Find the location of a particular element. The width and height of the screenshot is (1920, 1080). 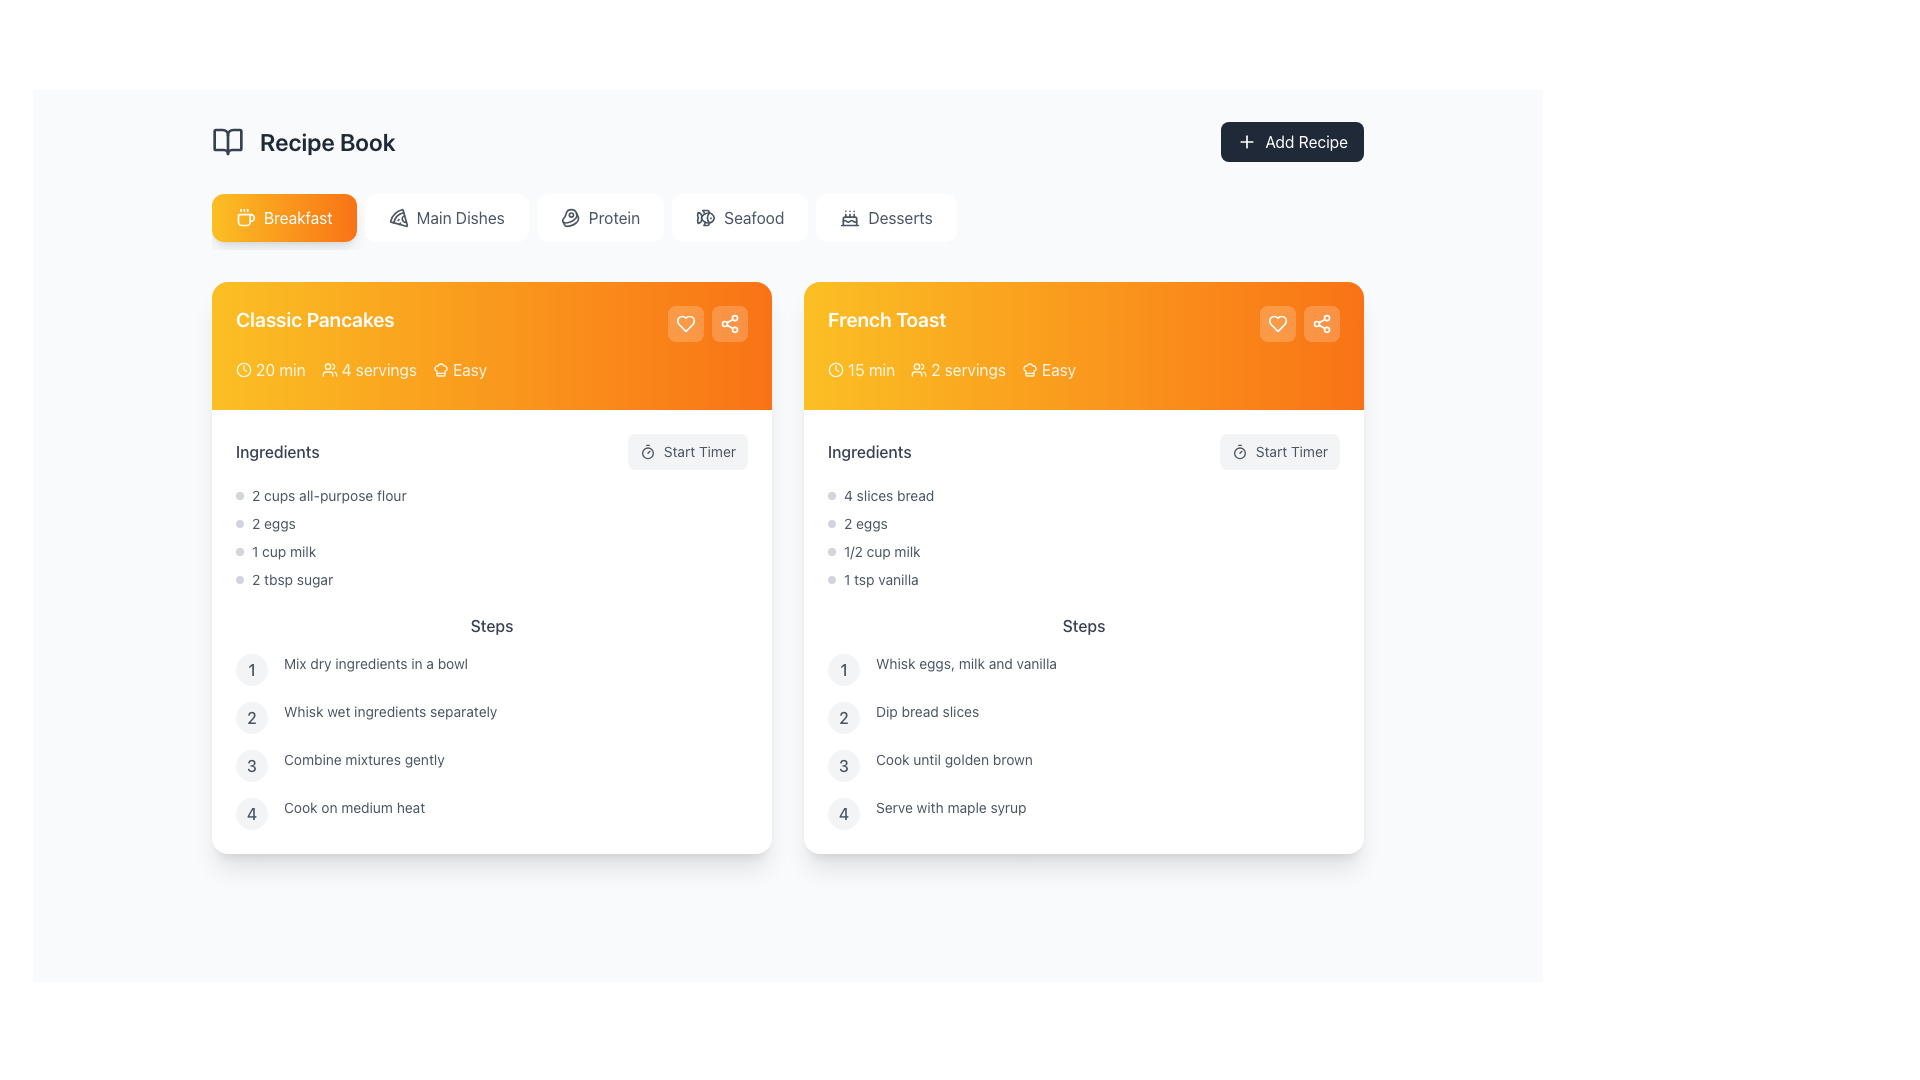

the non-interactive text label that describes the third step in the cooking process for the 'Classic Pancakes' recipe, located in the 'Steps' section of the recipe card is located at coordinates (364, 765).